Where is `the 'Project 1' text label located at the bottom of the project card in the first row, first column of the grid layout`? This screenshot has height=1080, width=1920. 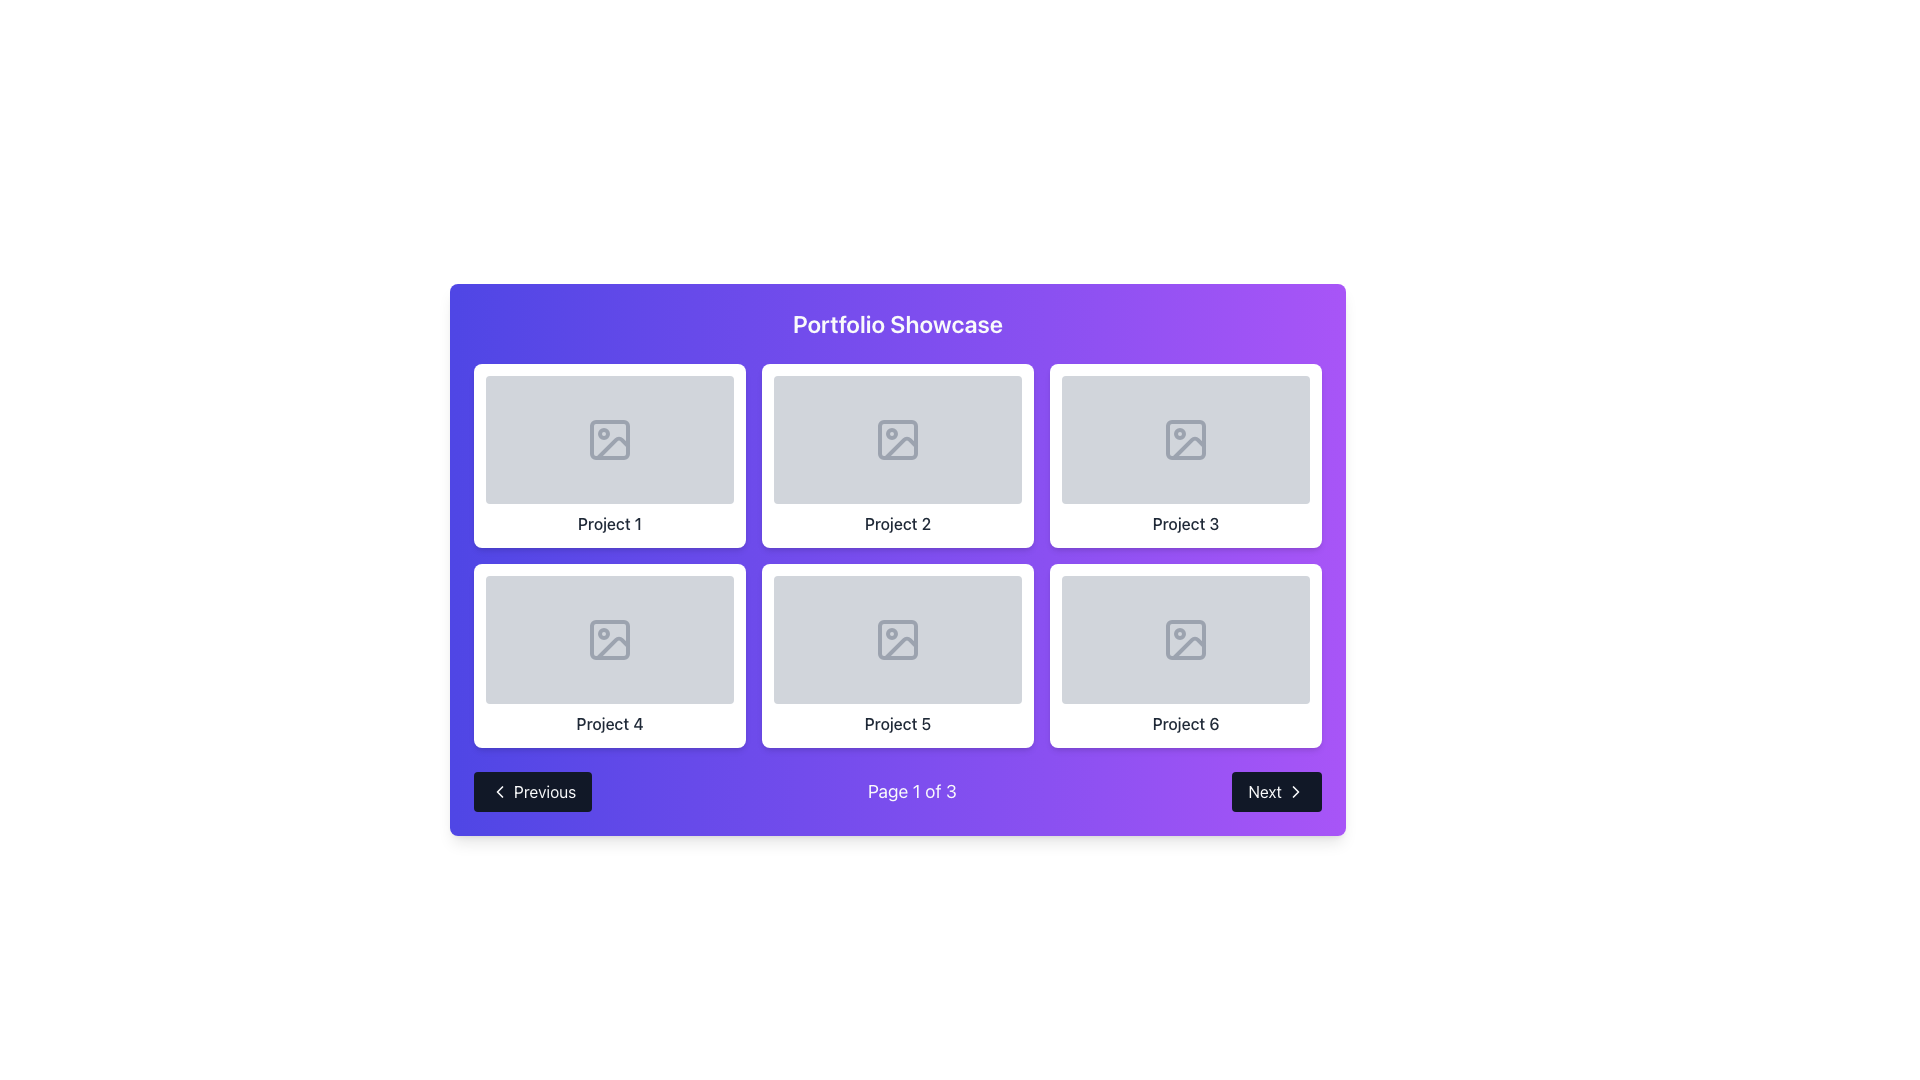
the 'Project 1' text label located at the bottom of the project card in the first row, first column of the grid layout is located at coordinates (608, 523).